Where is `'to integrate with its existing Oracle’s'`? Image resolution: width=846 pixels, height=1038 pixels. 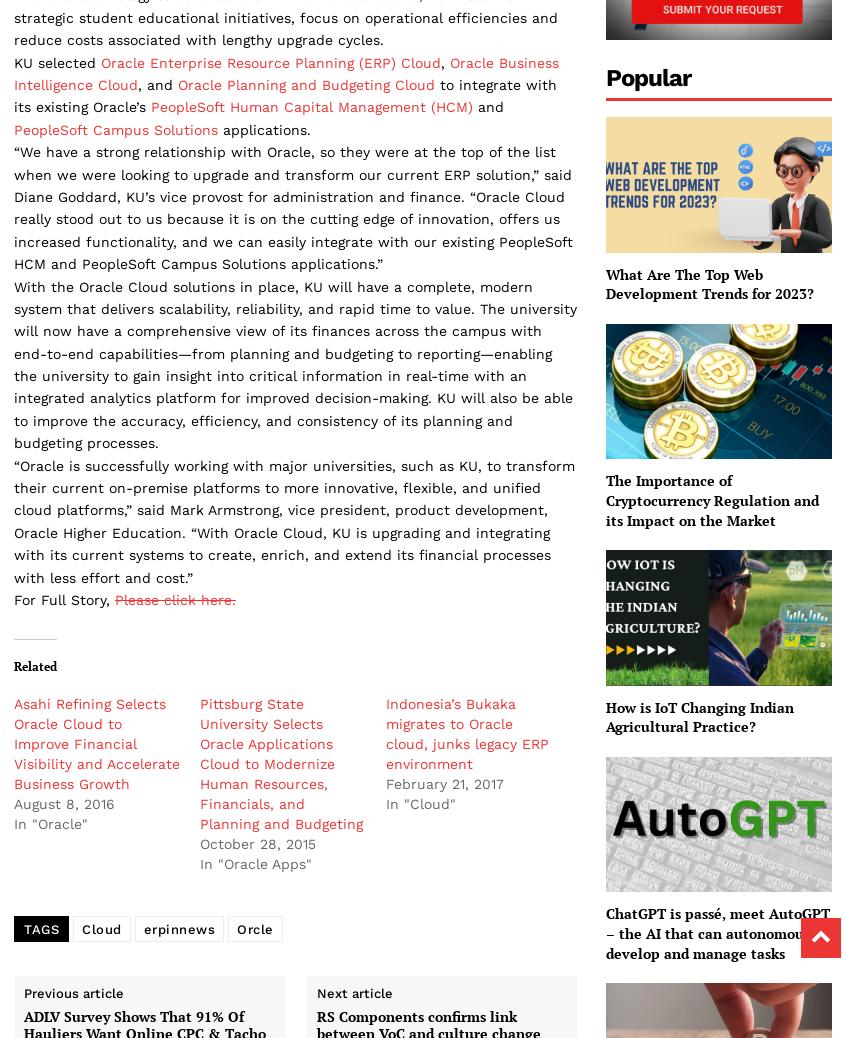
'to integrate with its existing Oracle’s' is located at coordinates (284, 95).